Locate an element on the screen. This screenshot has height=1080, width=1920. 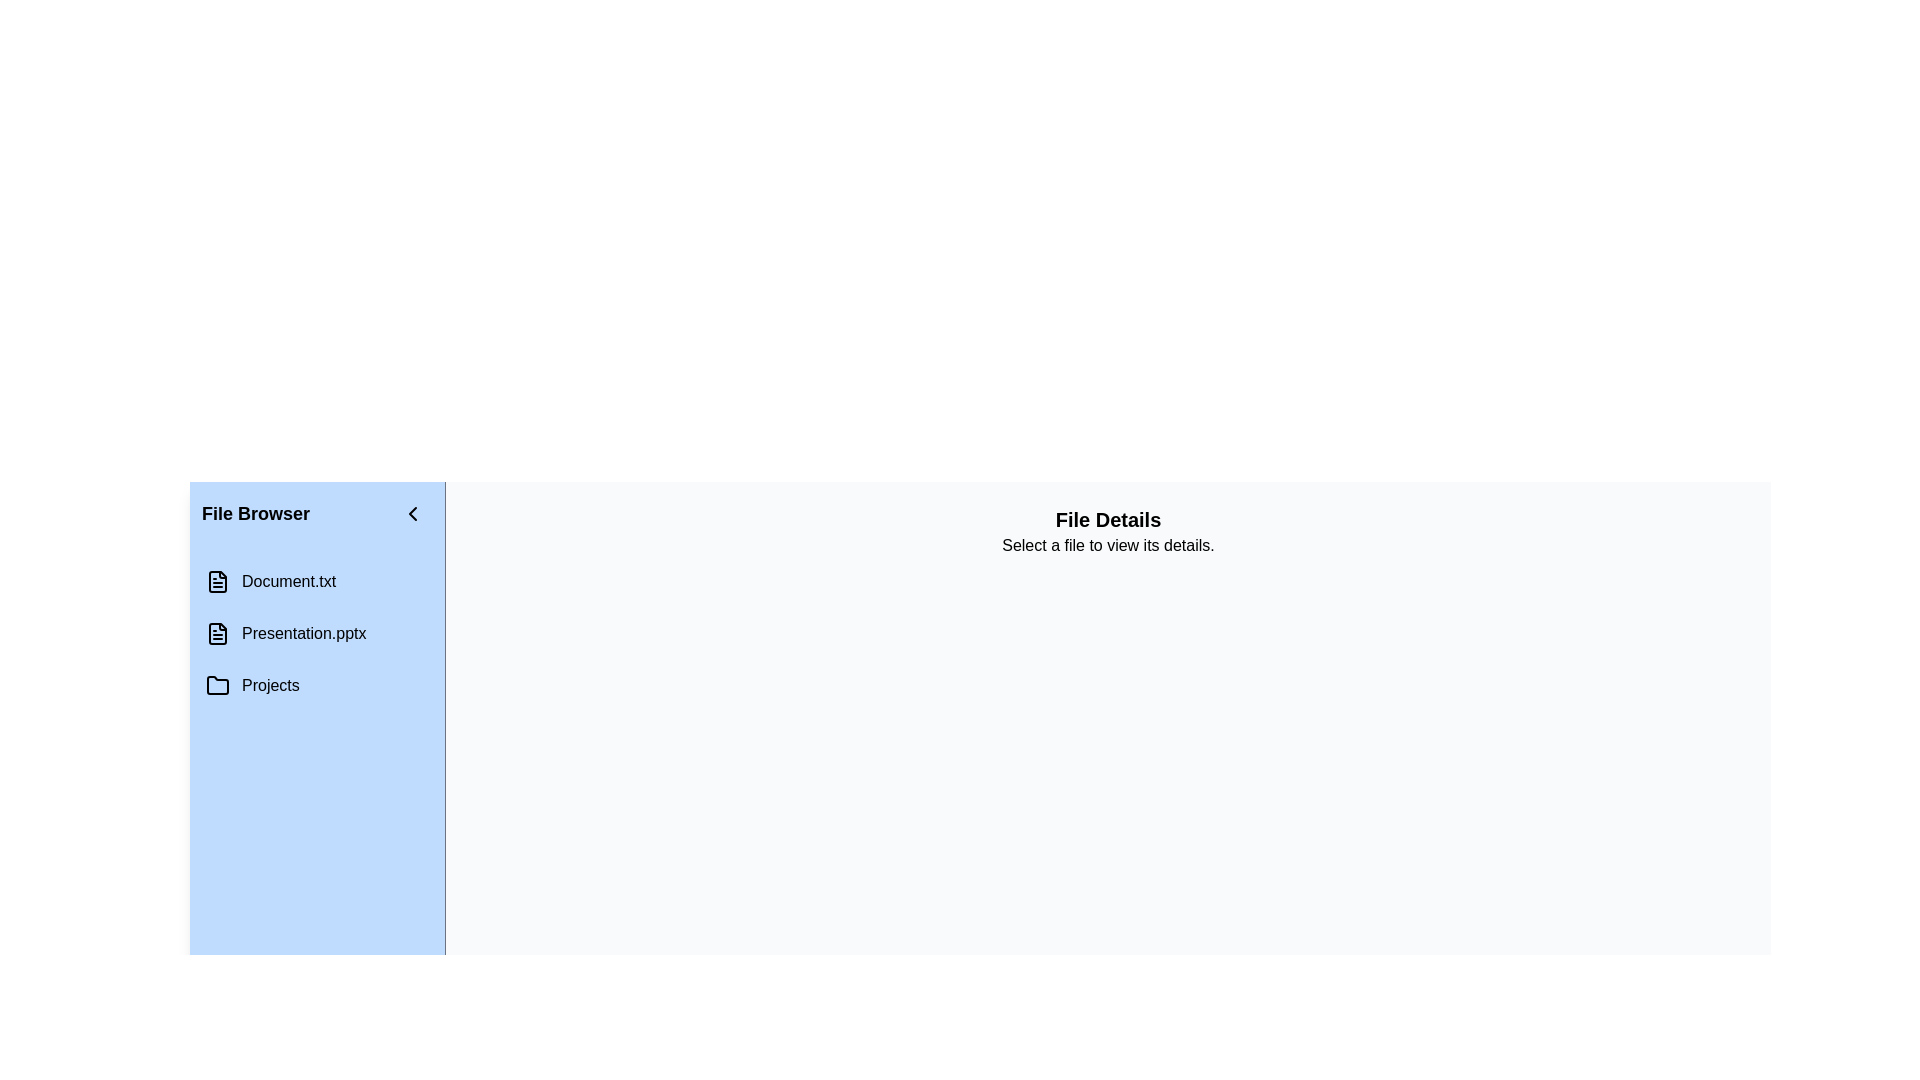
the text label displaying 'Projects' in the left sidebar under 'File Browser' to interact with the folder it represents is located at coordinates (269, 685).